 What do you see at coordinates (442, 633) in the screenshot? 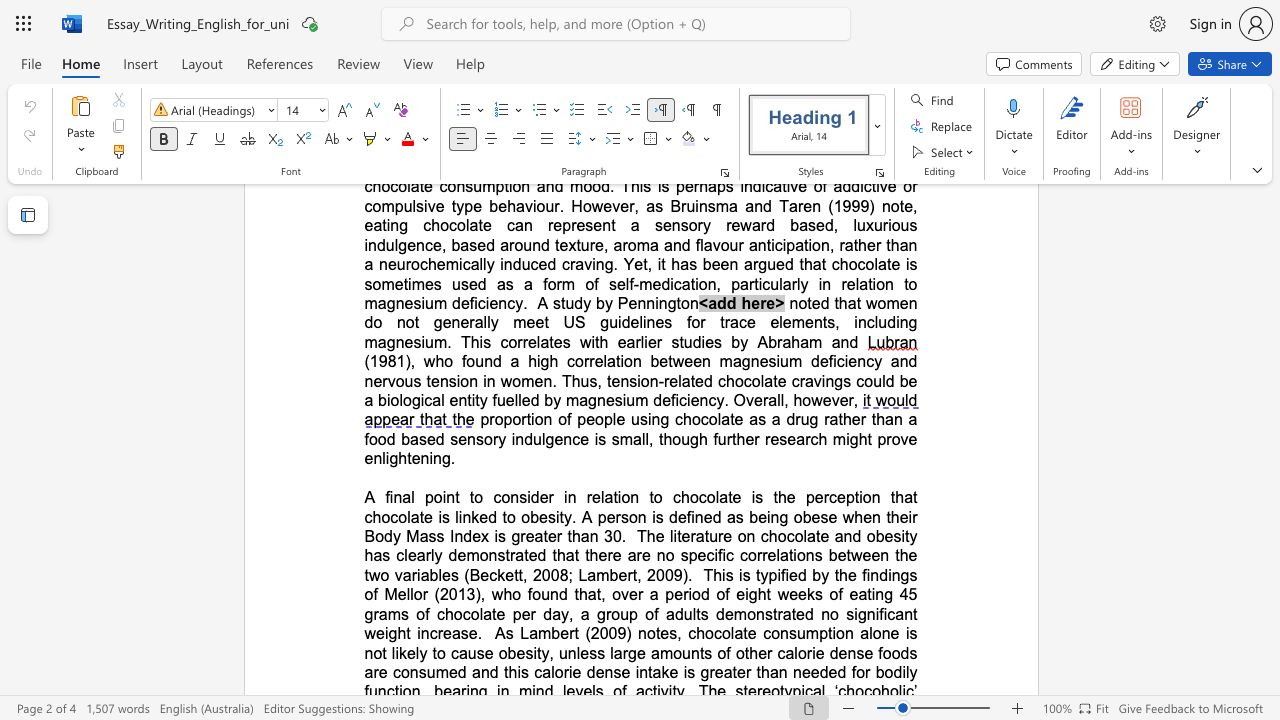
I see `the subset text "ease" within the text "no significant weight increase"` at bounding box center [442, 633].